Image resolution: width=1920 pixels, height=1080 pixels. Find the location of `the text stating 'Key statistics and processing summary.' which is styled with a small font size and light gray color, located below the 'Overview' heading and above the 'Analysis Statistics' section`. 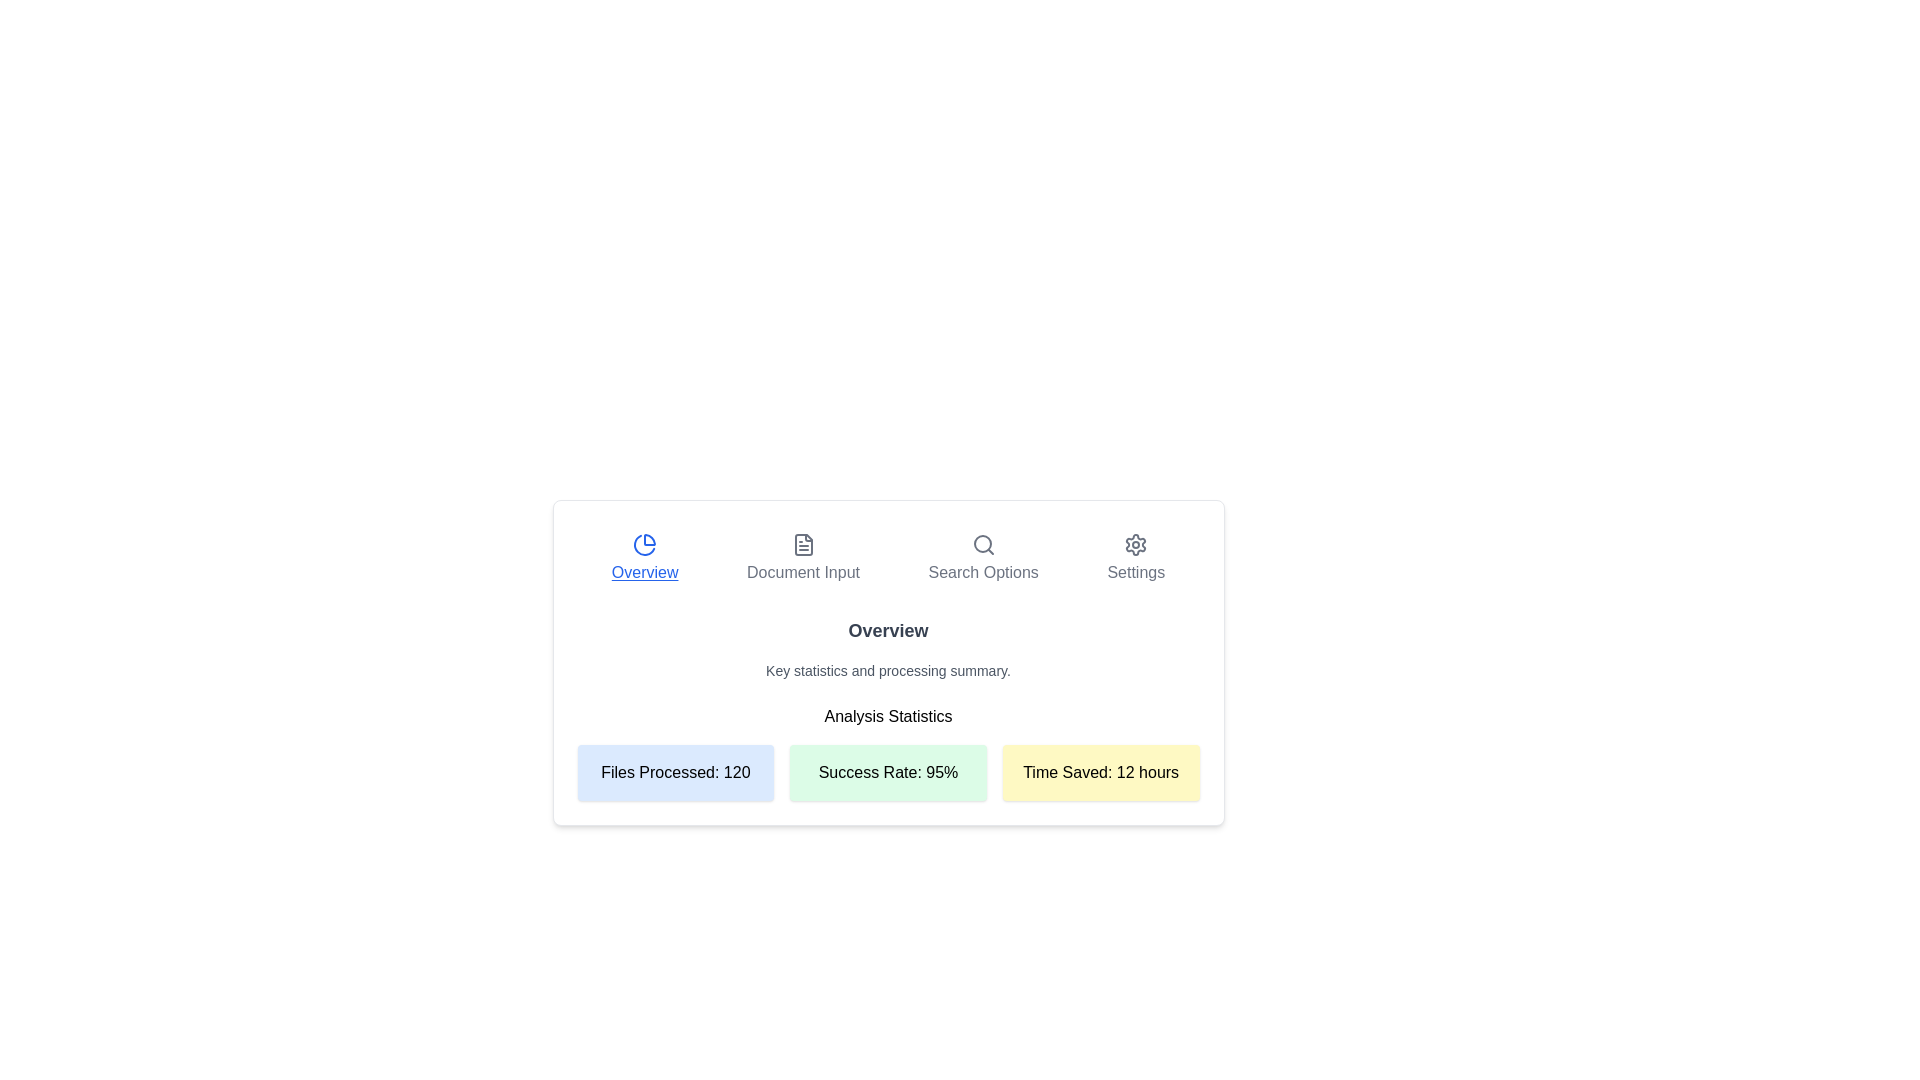

the text stating 'Key statistics and processing summary.' which is styled with a small font size and light gray color, located below the 'Overview' heading and above the 'Analysis Statistics' section is located at coordinates (887, 671).